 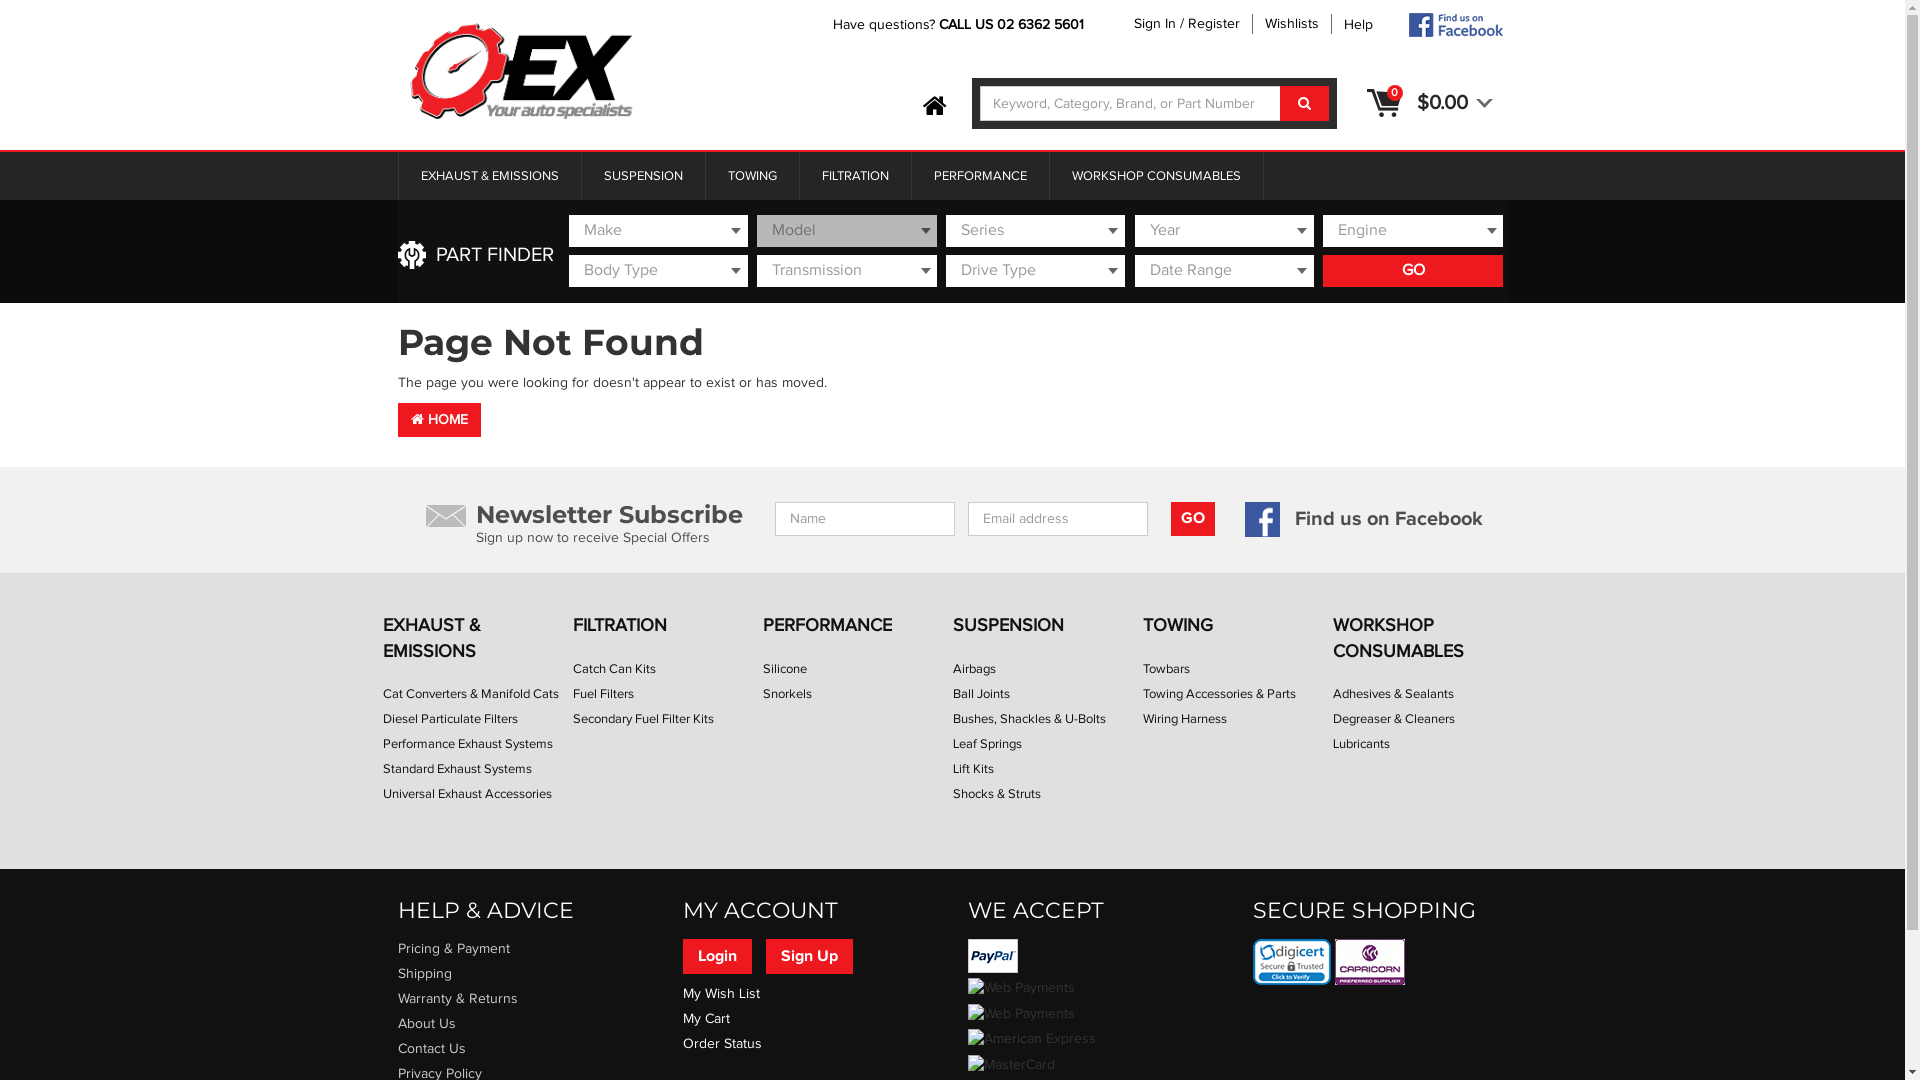 What do you see at coordinates (522, 72) in the screenshot?
I see `'O-EX AUTO Car Spare Parts'` at bounding box center [522, 72].